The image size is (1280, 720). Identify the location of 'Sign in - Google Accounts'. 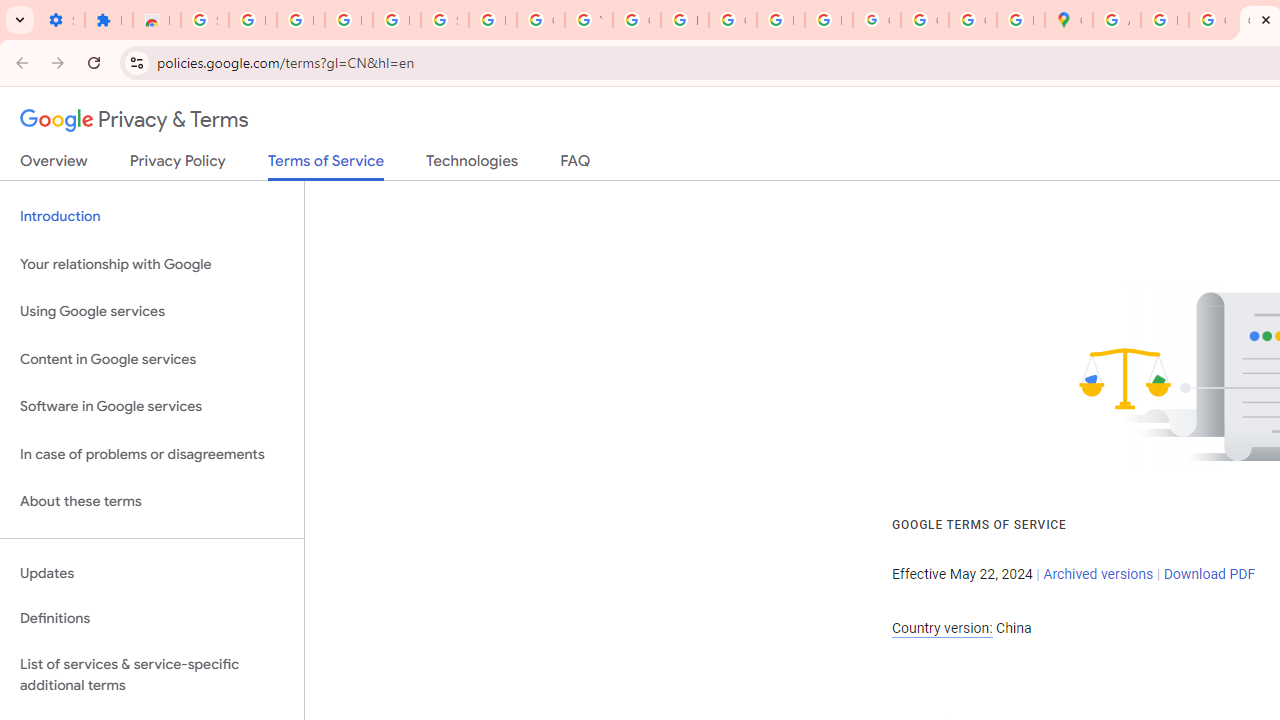
(204, 20).